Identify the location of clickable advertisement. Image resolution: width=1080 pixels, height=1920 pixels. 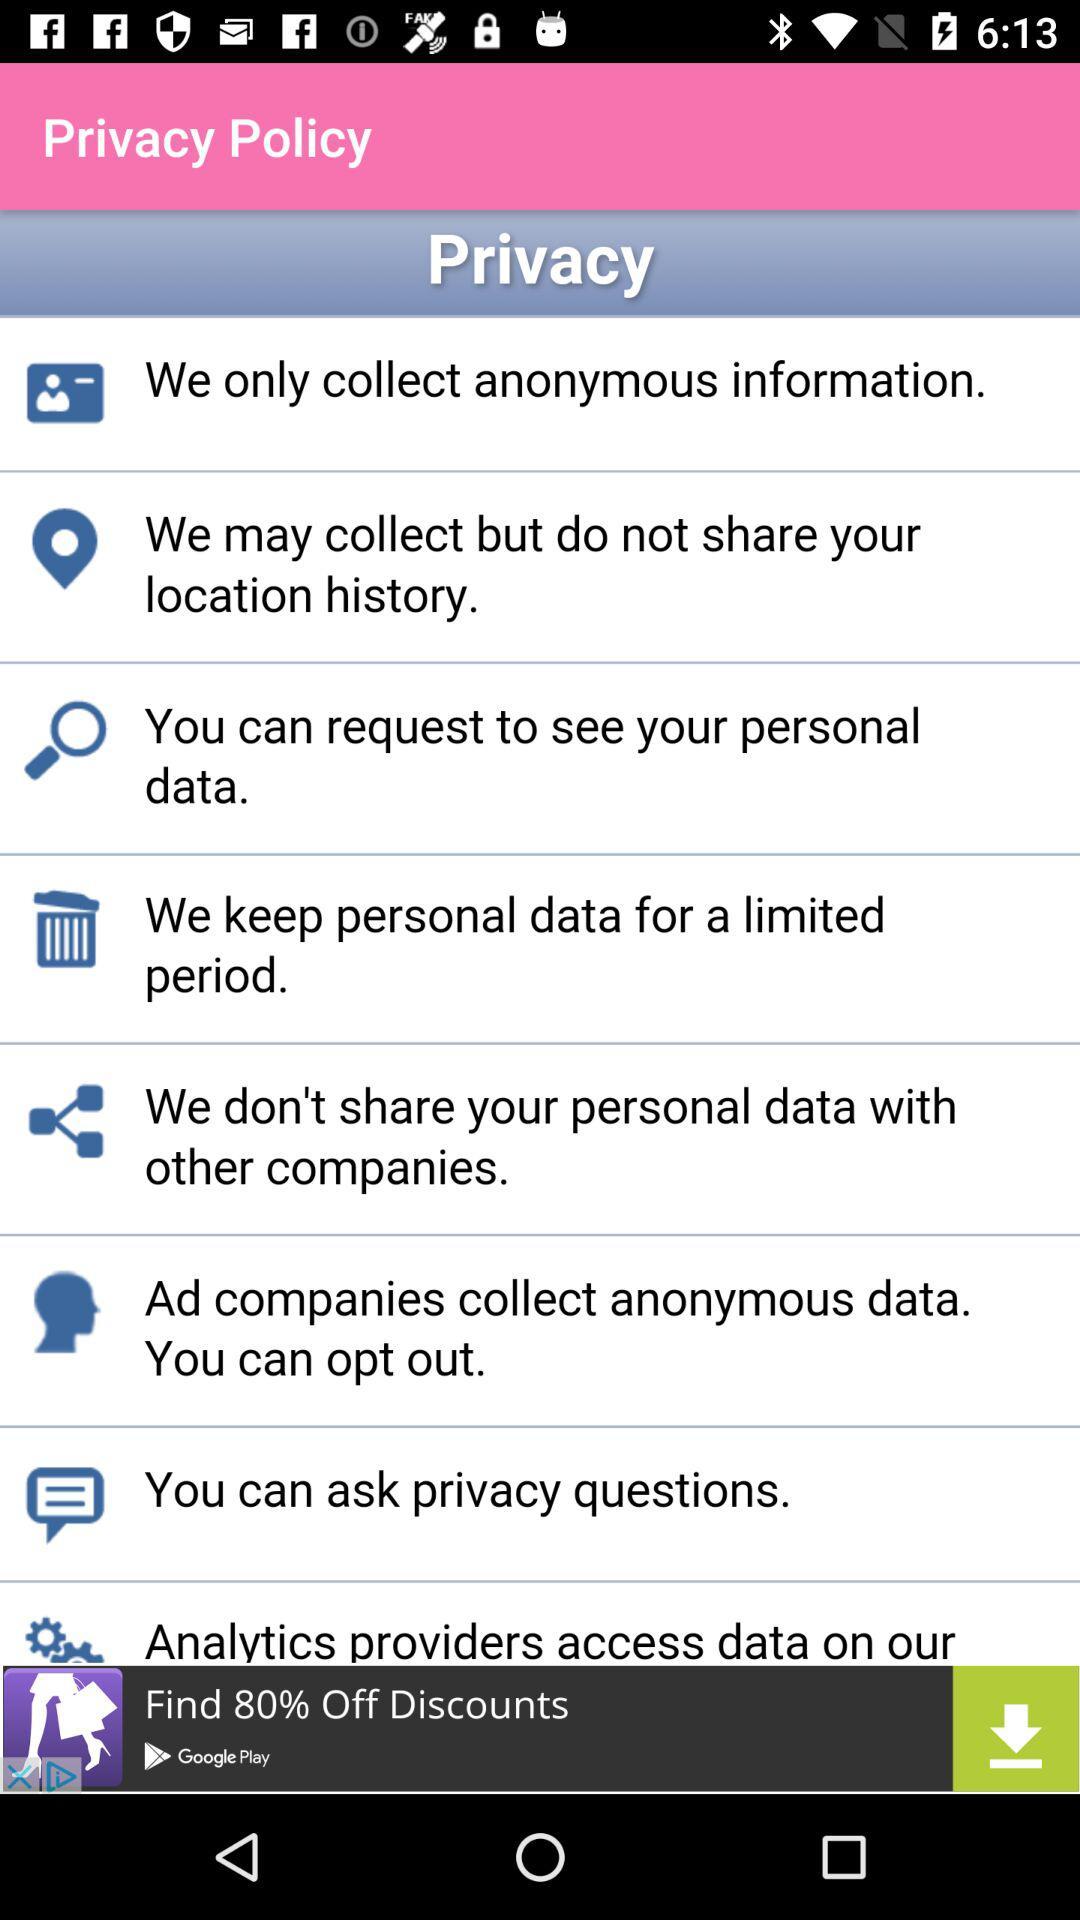
(540, 1727).